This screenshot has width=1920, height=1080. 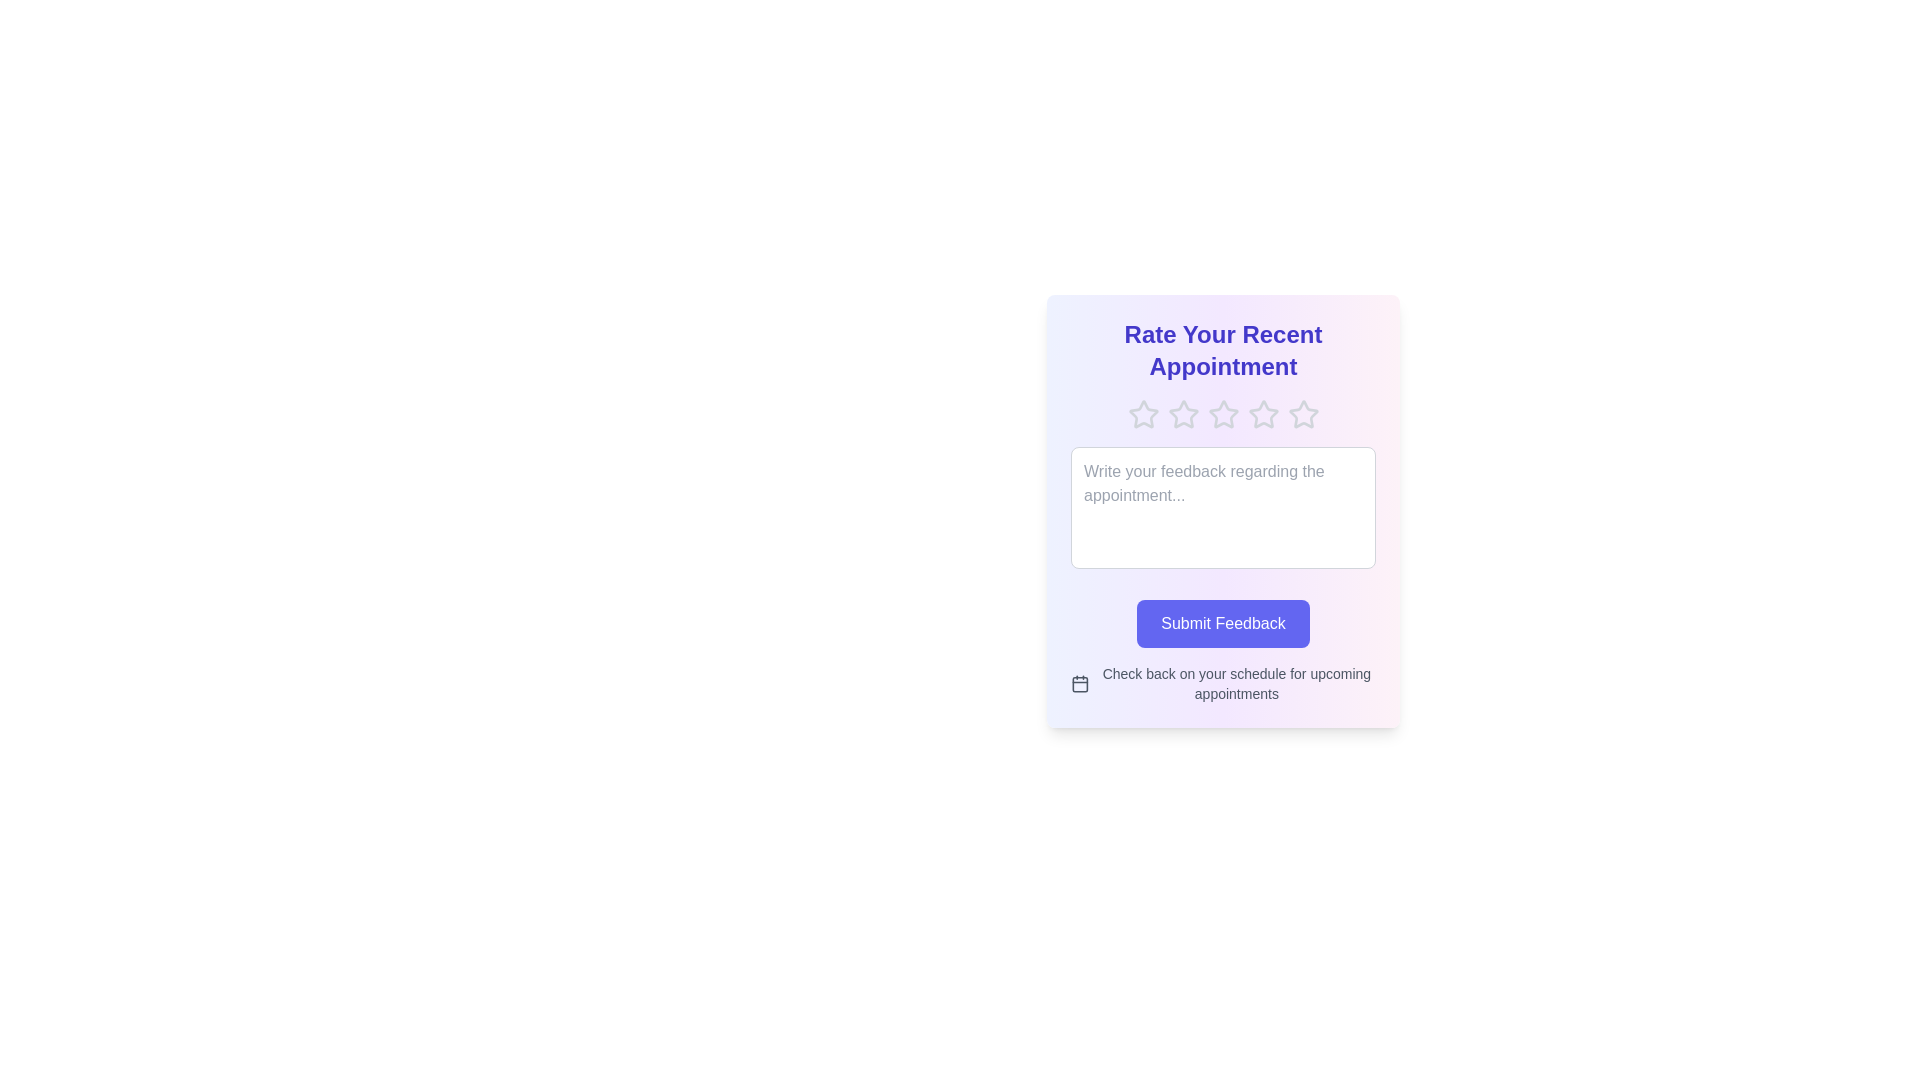 I want to click on the rating to 2 stars by clicking on the corresponding star, so click(x=1183, y=414).